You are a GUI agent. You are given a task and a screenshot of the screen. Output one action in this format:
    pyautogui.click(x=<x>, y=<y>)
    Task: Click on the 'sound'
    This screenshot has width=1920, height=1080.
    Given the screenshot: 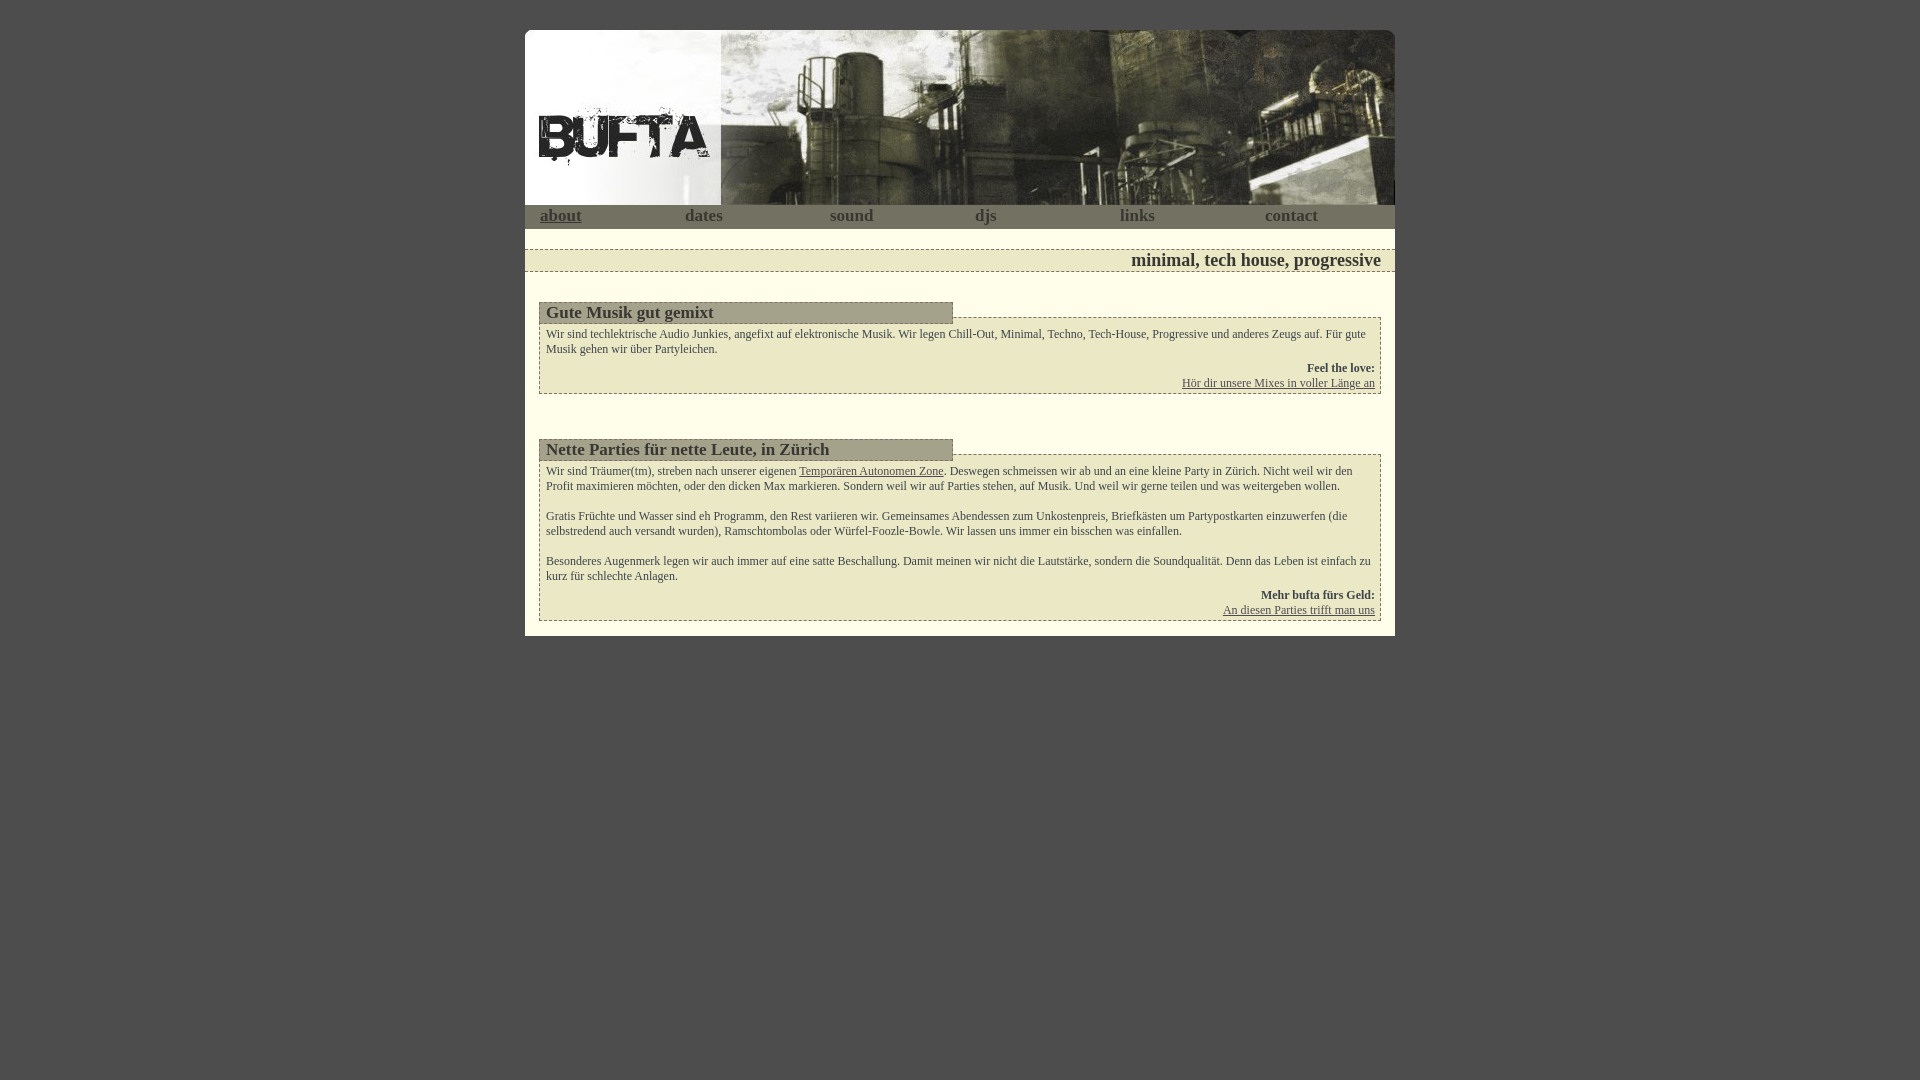 What is the action you would take?
    pyautogui.click(x=851, y=215)
    